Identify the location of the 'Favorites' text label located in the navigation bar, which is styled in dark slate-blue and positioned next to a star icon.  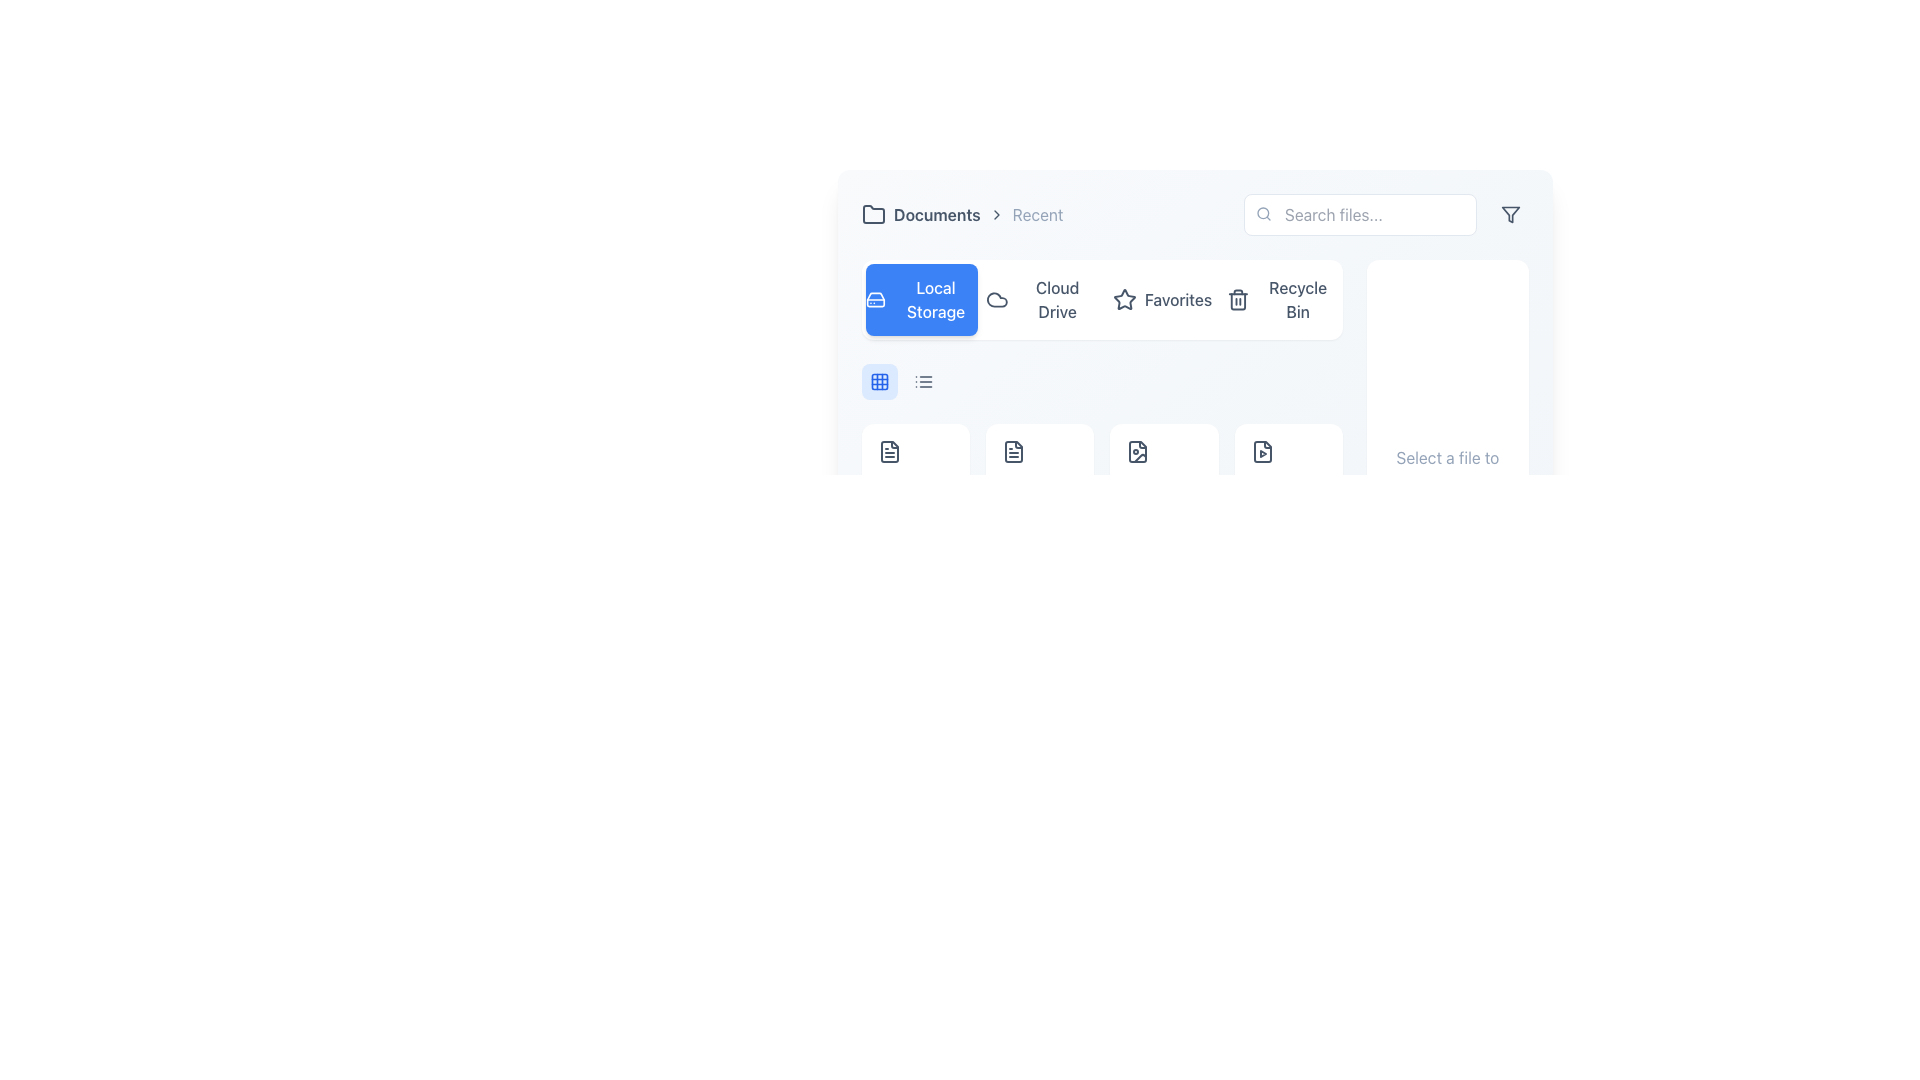
(1178, 300).